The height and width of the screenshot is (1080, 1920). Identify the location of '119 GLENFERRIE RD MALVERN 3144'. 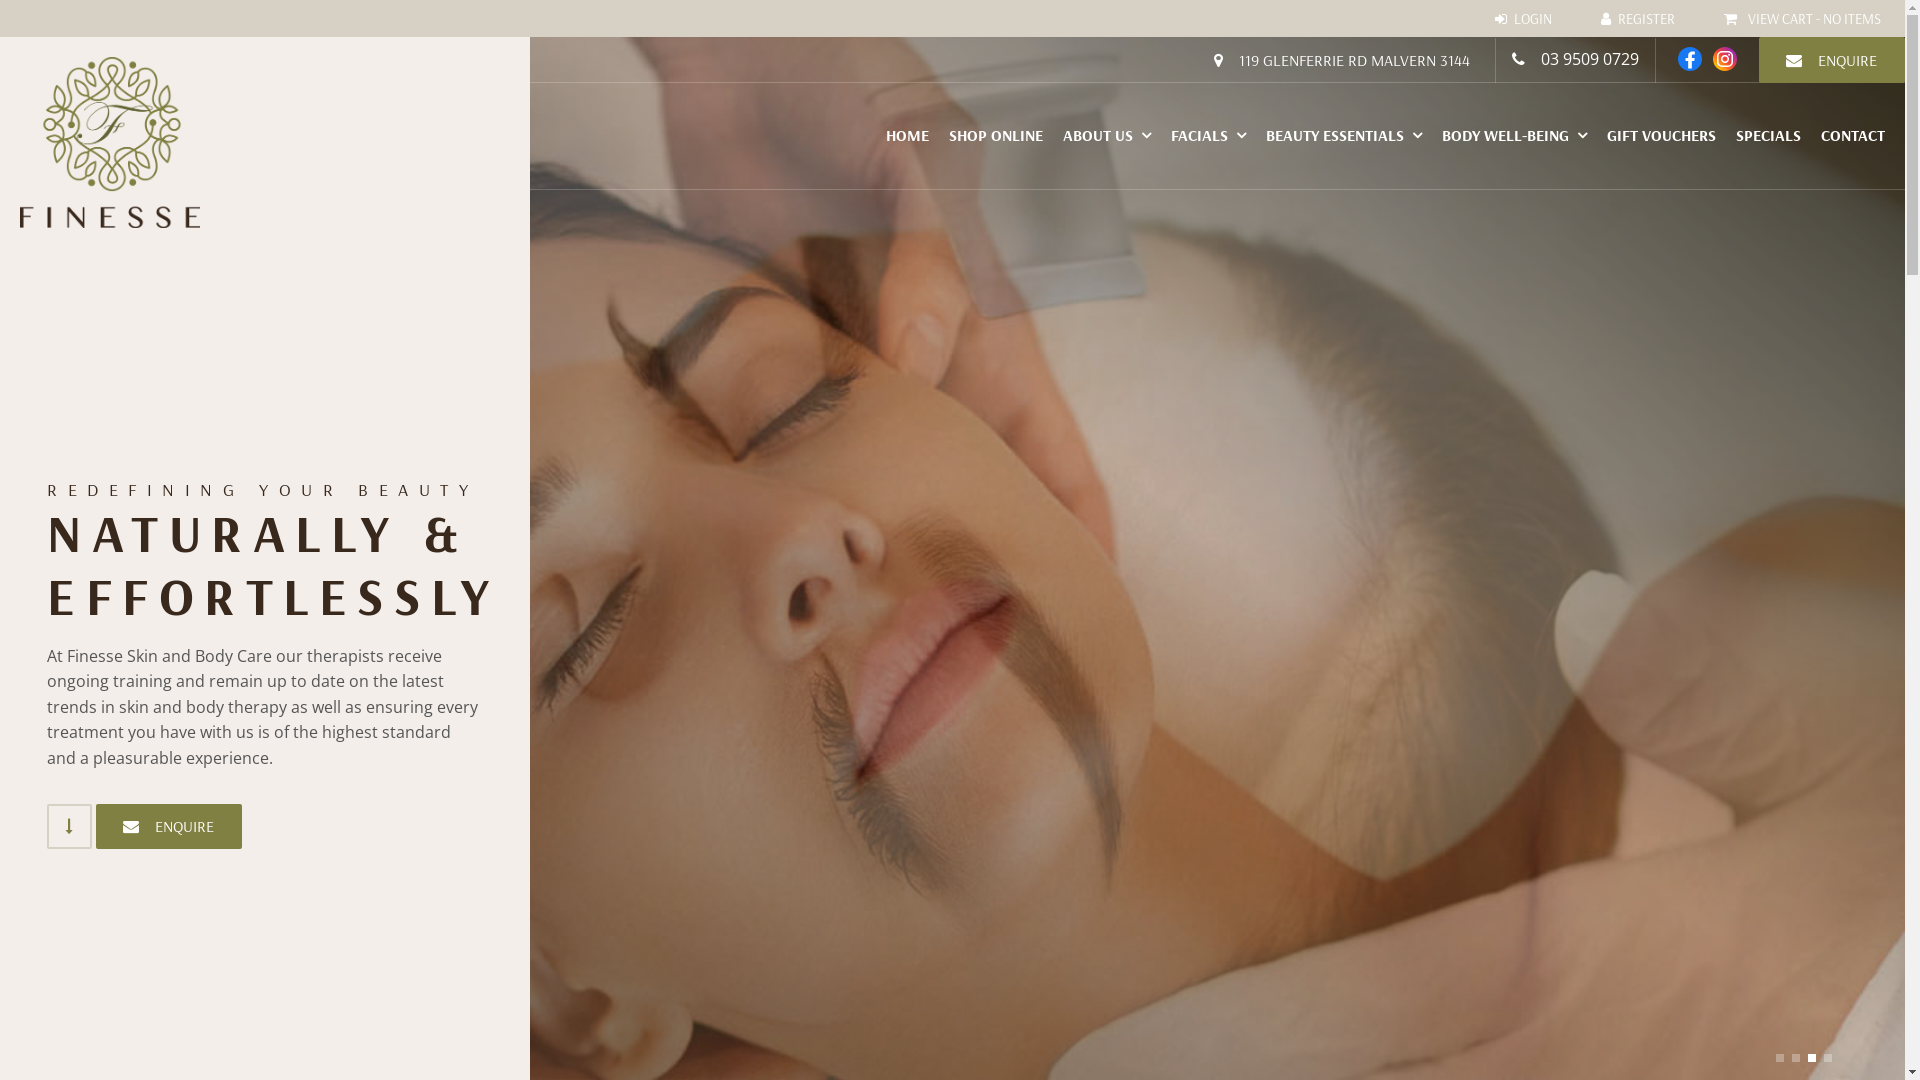
(1341, 59).